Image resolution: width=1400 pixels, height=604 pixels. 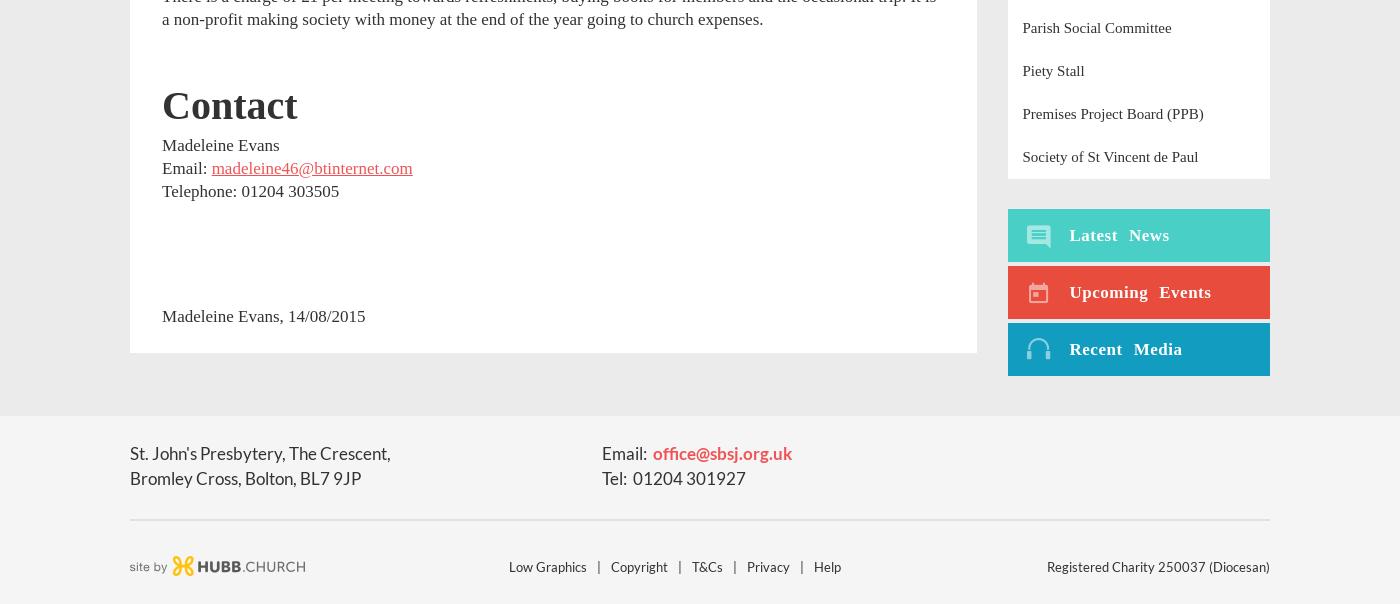 What do you see at coordinates (702, 453) in the screenshot?
I see `'@'` at bounding box center [702, 453].